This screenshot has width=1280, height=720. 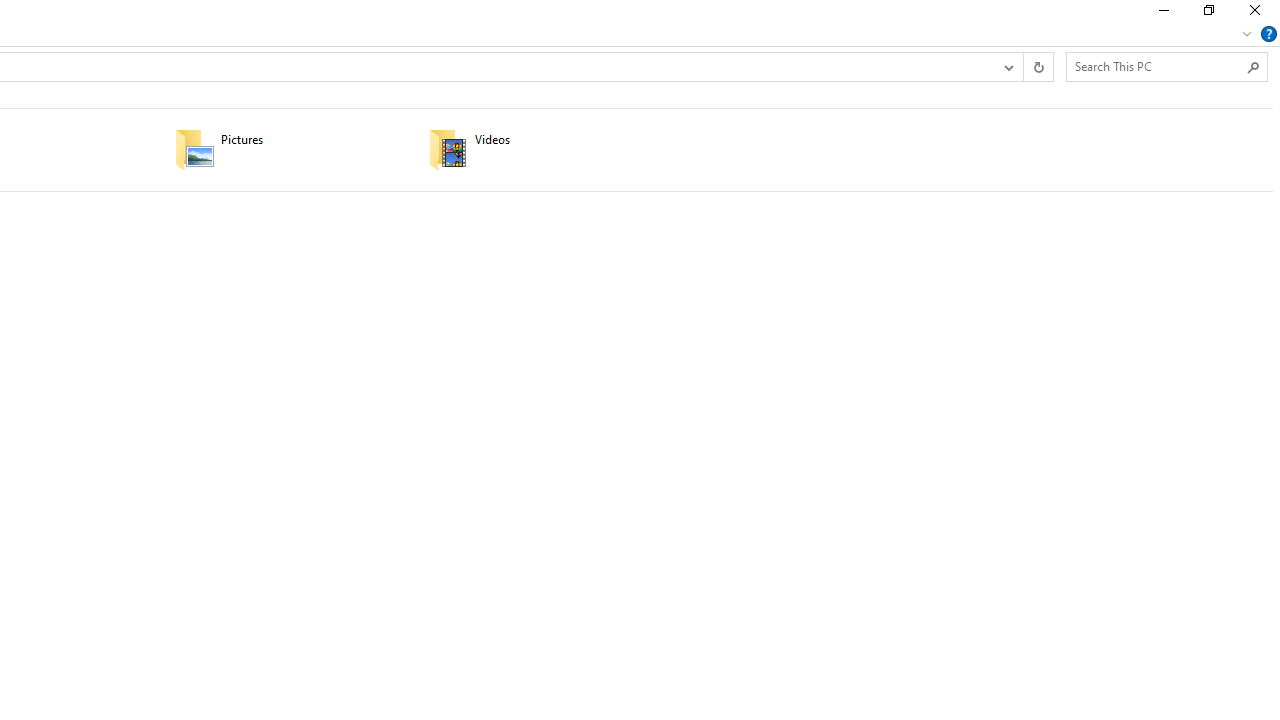 I want to click on 'Help', so click(x=1268, y=33).